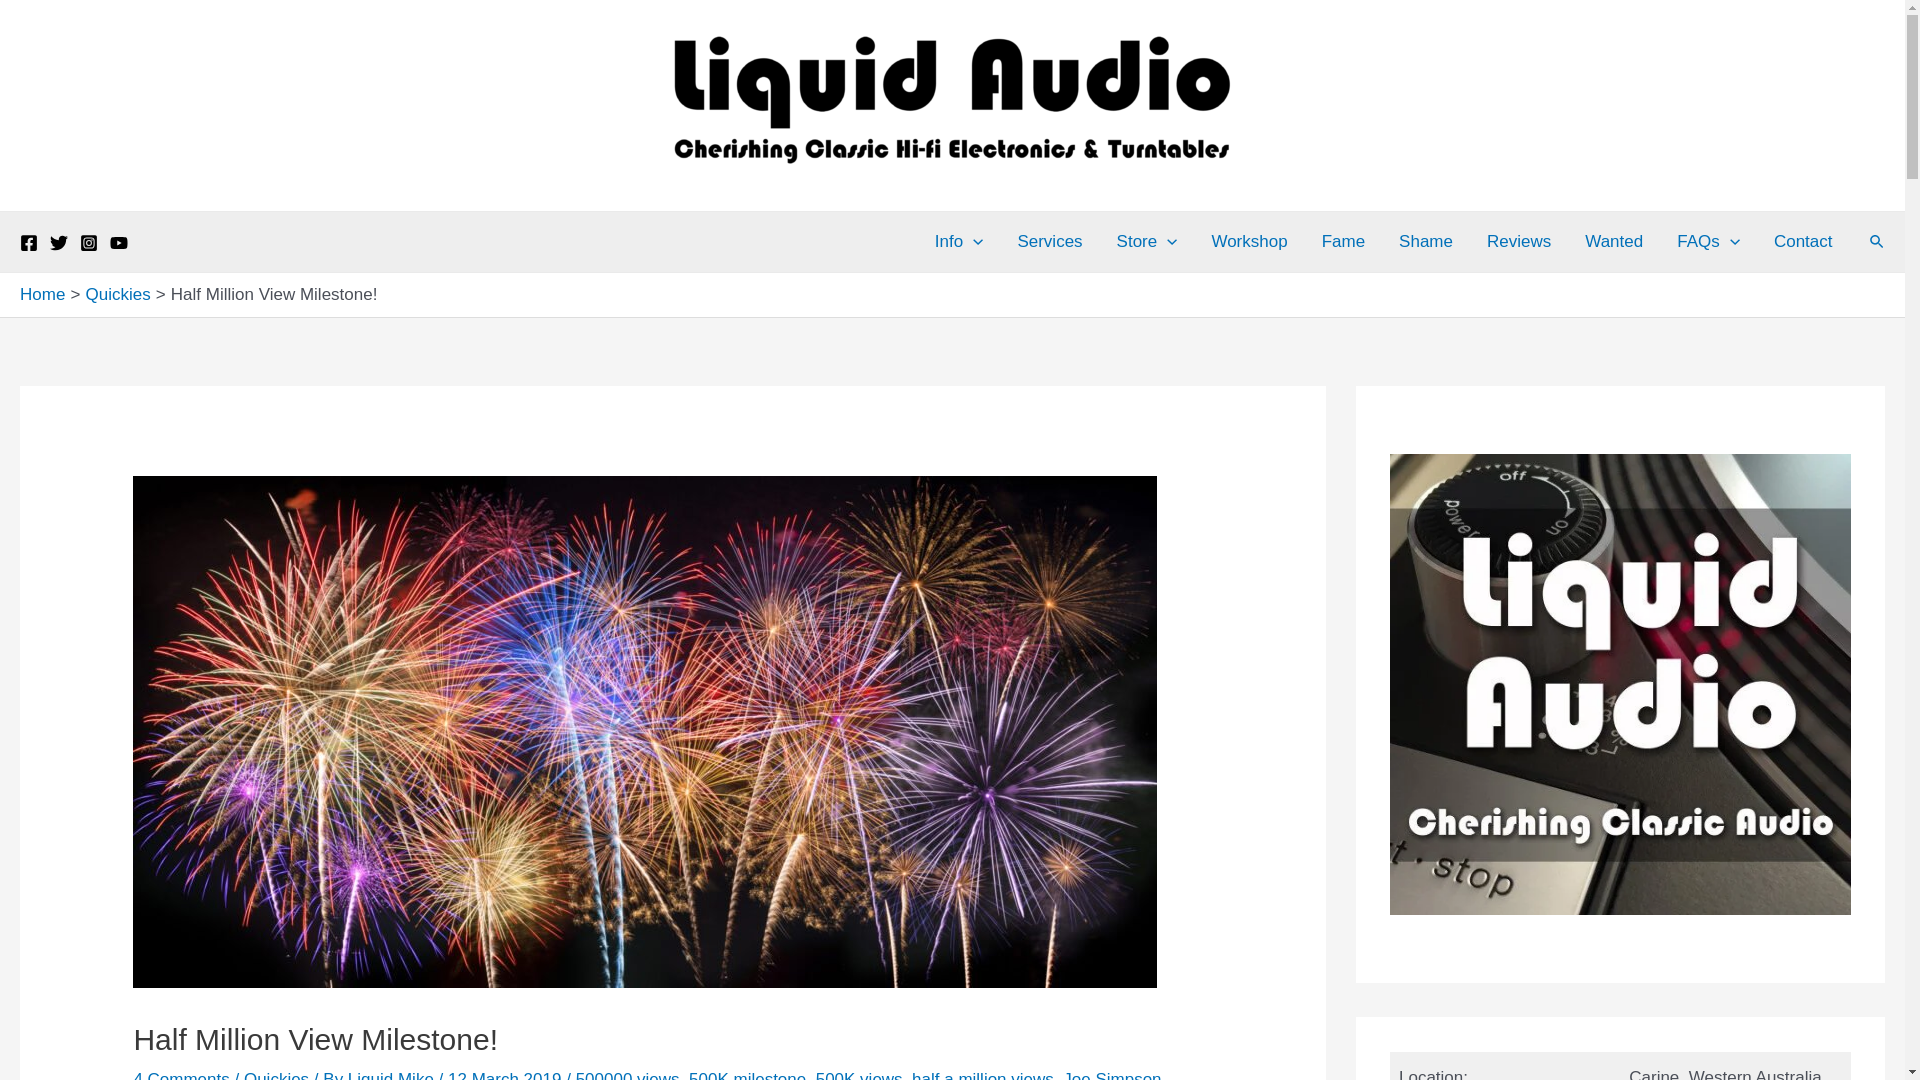 The image size is (1920, 1080). What do you see at coordinates (1613, 241) in the screenshot?
I see `'Wanted'` at bounding box center [1613, 241].